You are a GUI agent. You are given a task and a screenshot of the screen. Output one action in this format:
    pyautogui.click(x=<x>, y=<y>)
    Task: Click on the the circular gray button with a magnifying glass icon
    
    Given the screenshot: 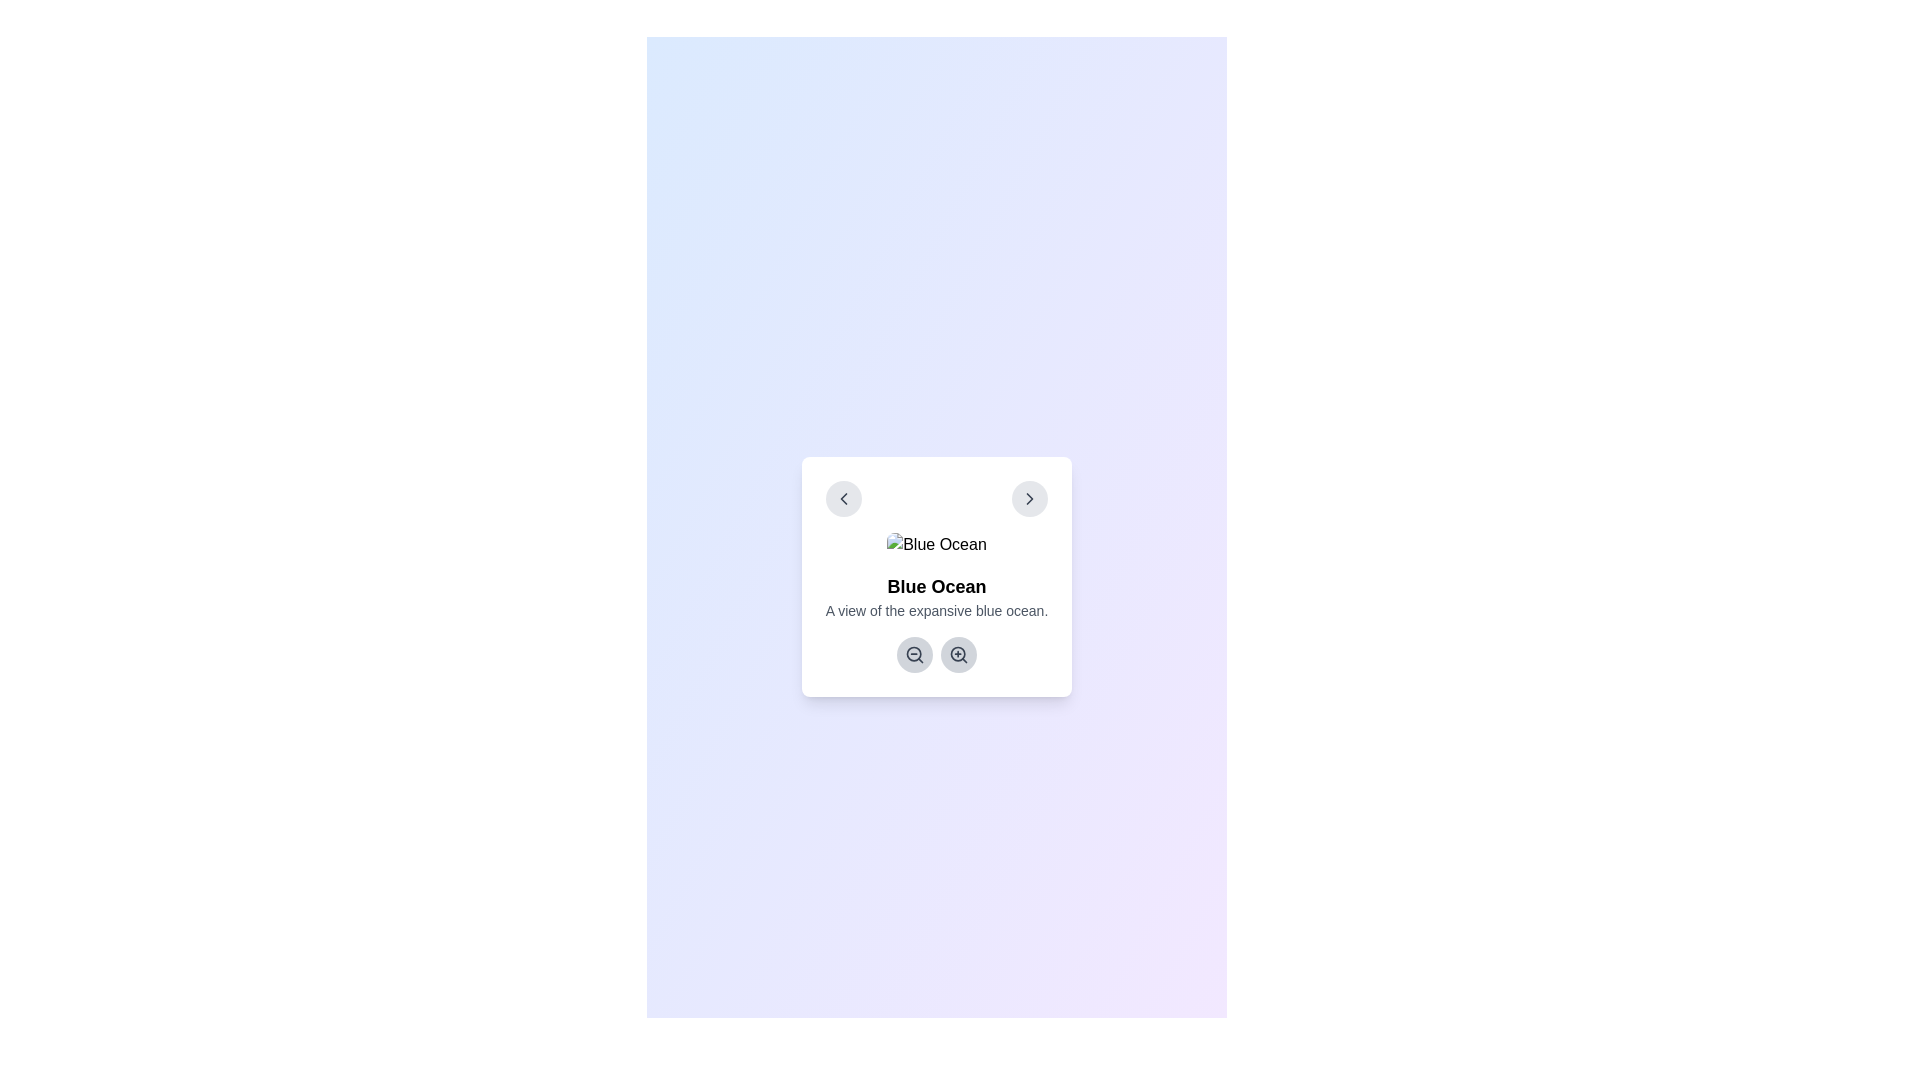 What is the action you would take?
    pyautogui.click(x=914, y=655)
    